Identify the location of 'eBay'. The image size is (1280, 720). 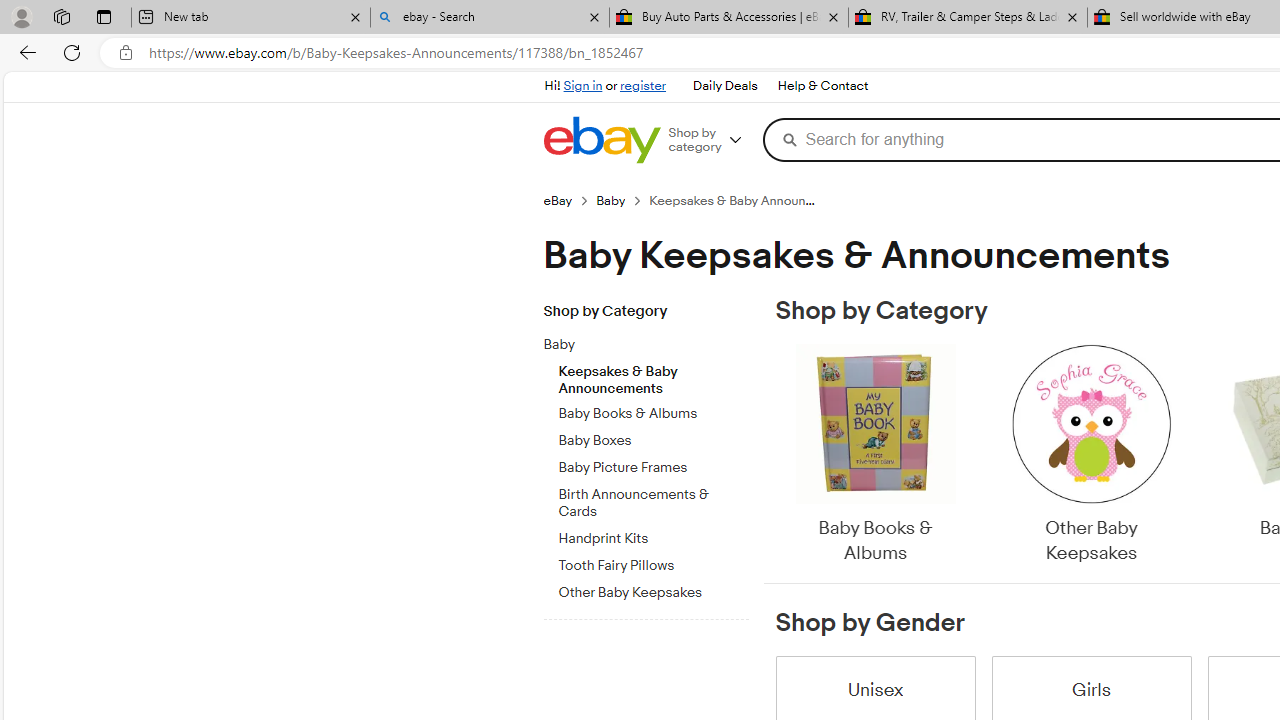
(558, 200).